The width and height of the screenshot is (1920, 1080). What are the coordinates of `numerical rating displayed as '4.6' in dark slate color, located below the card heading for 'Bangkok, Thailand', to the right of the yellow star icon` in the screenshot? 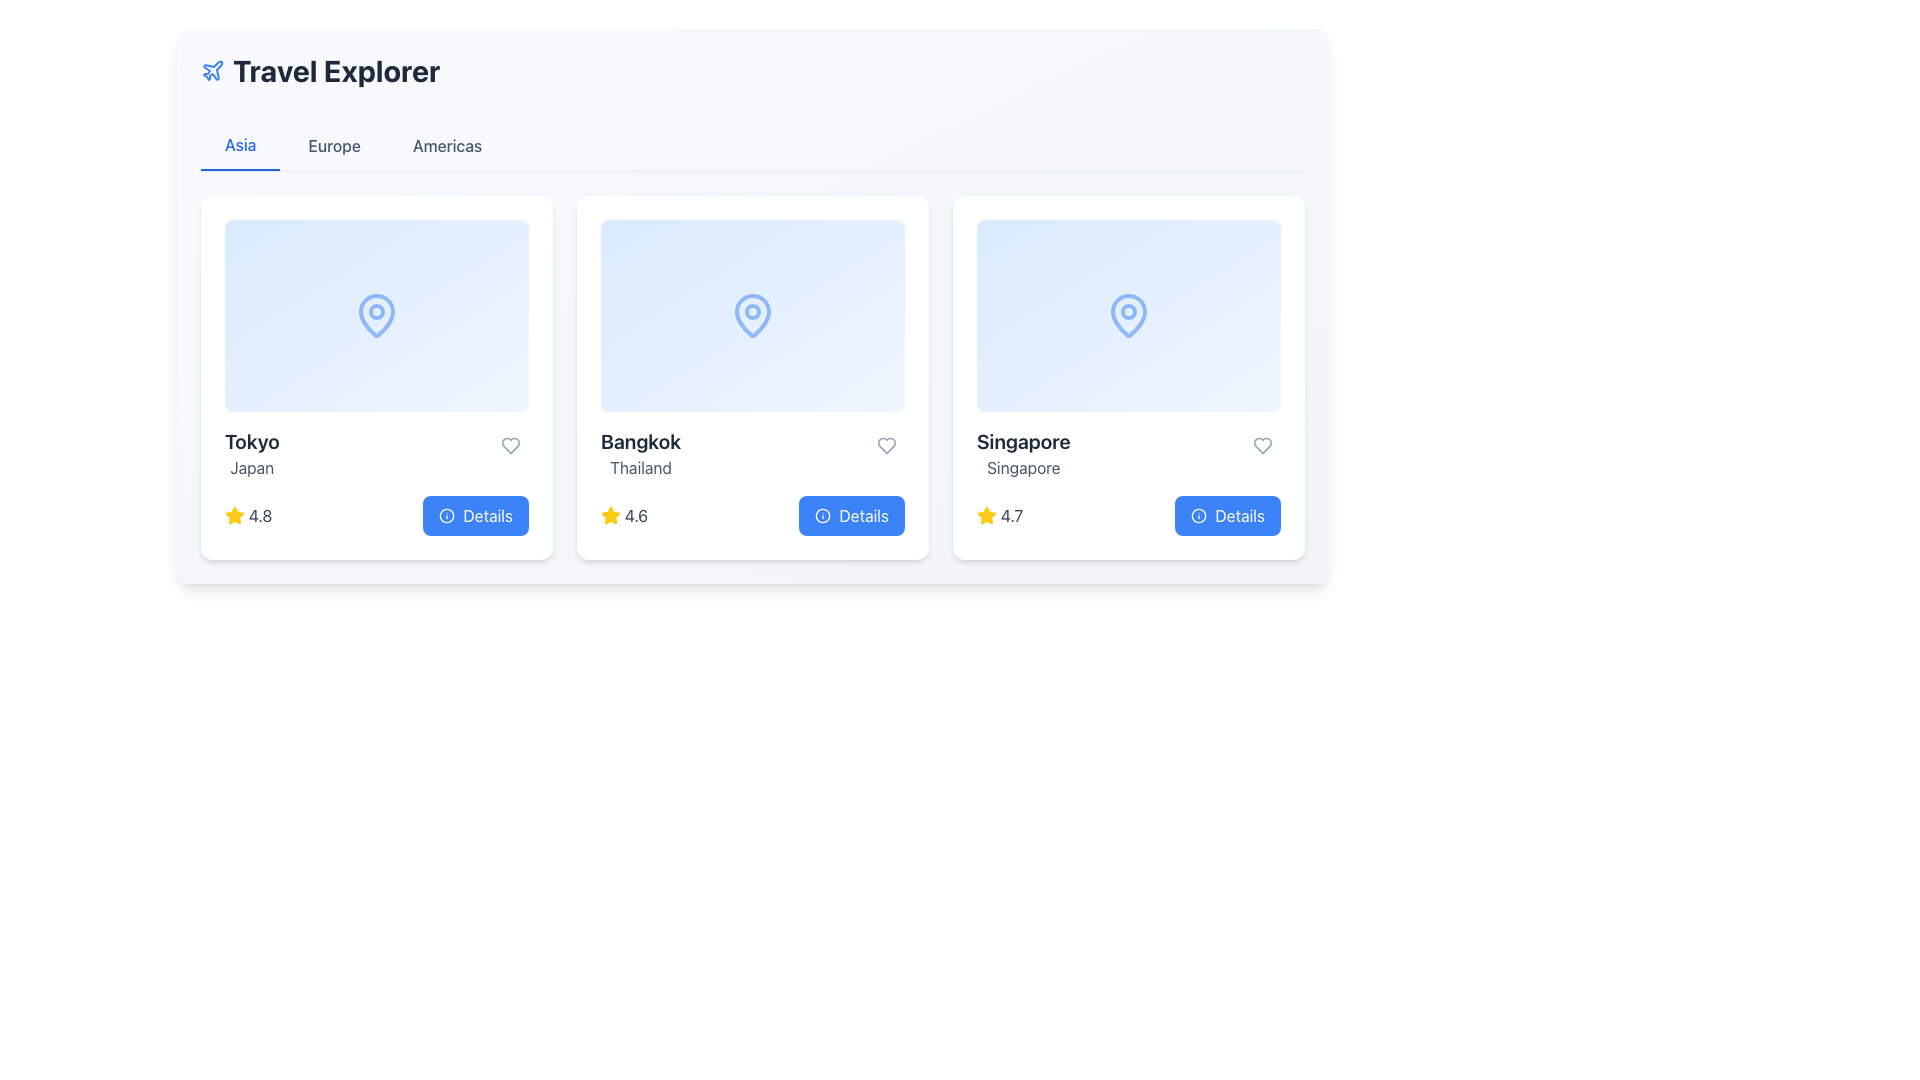 It's located at (635, 515).